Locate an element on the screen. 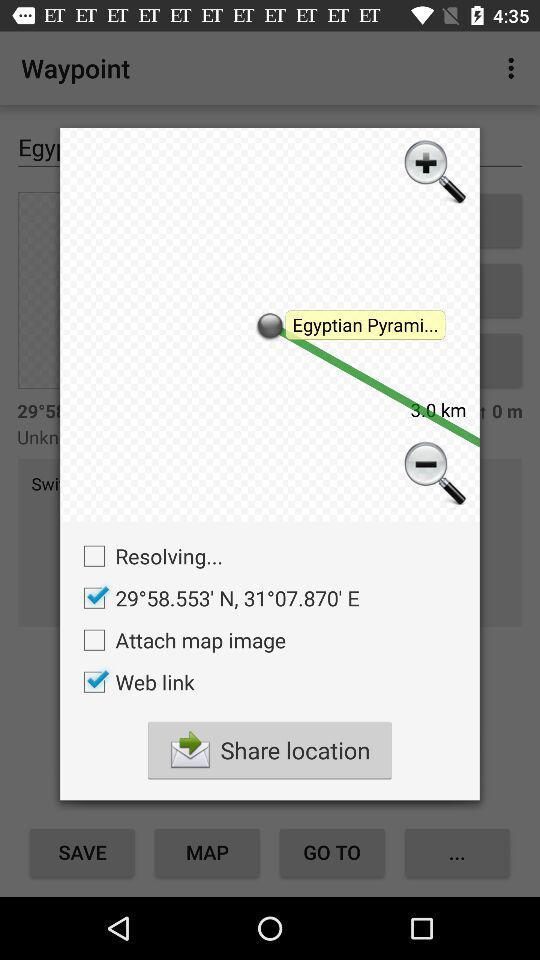  zoom out is located at coordinates (432, 475).